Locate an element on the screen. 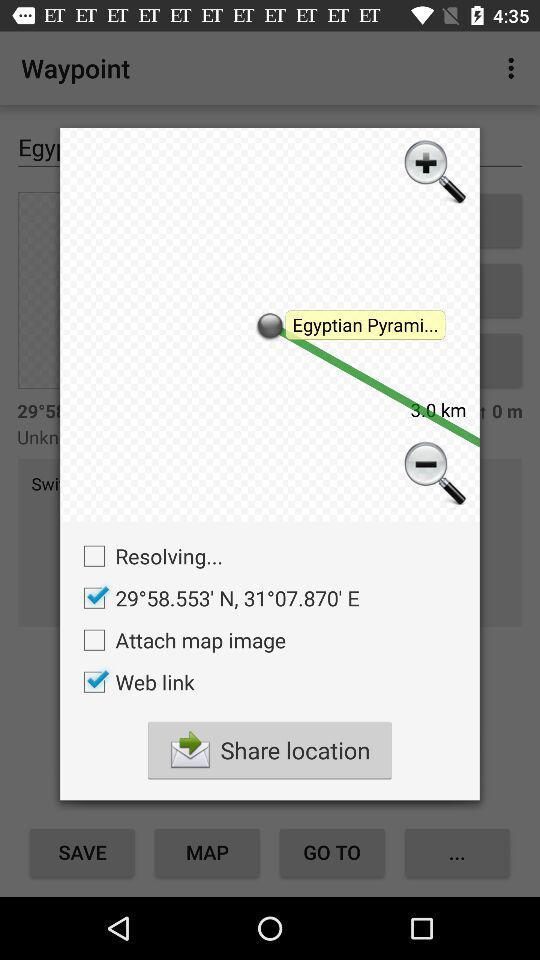  zoom out is located at coordinates (432, 475).